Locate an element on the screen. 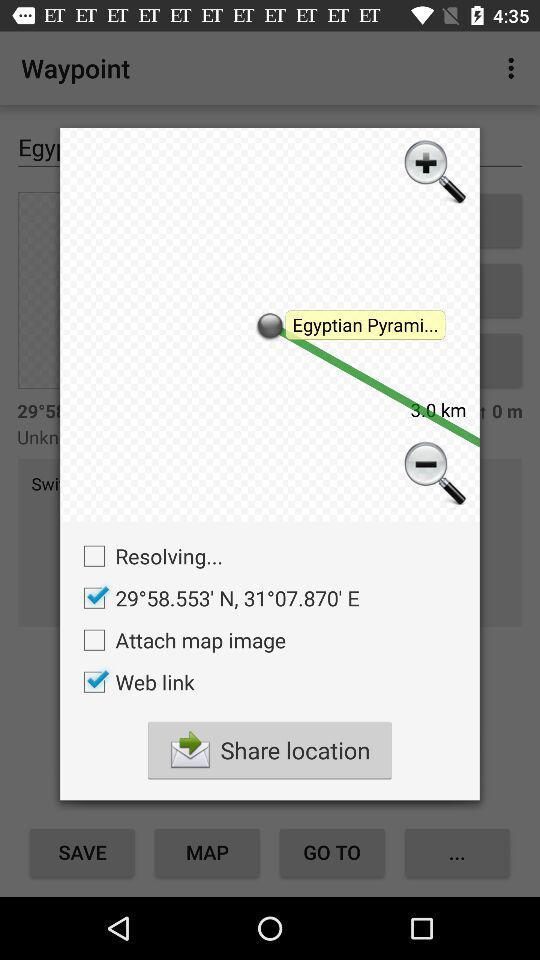  zoom out is located at coordinates (432, 475).